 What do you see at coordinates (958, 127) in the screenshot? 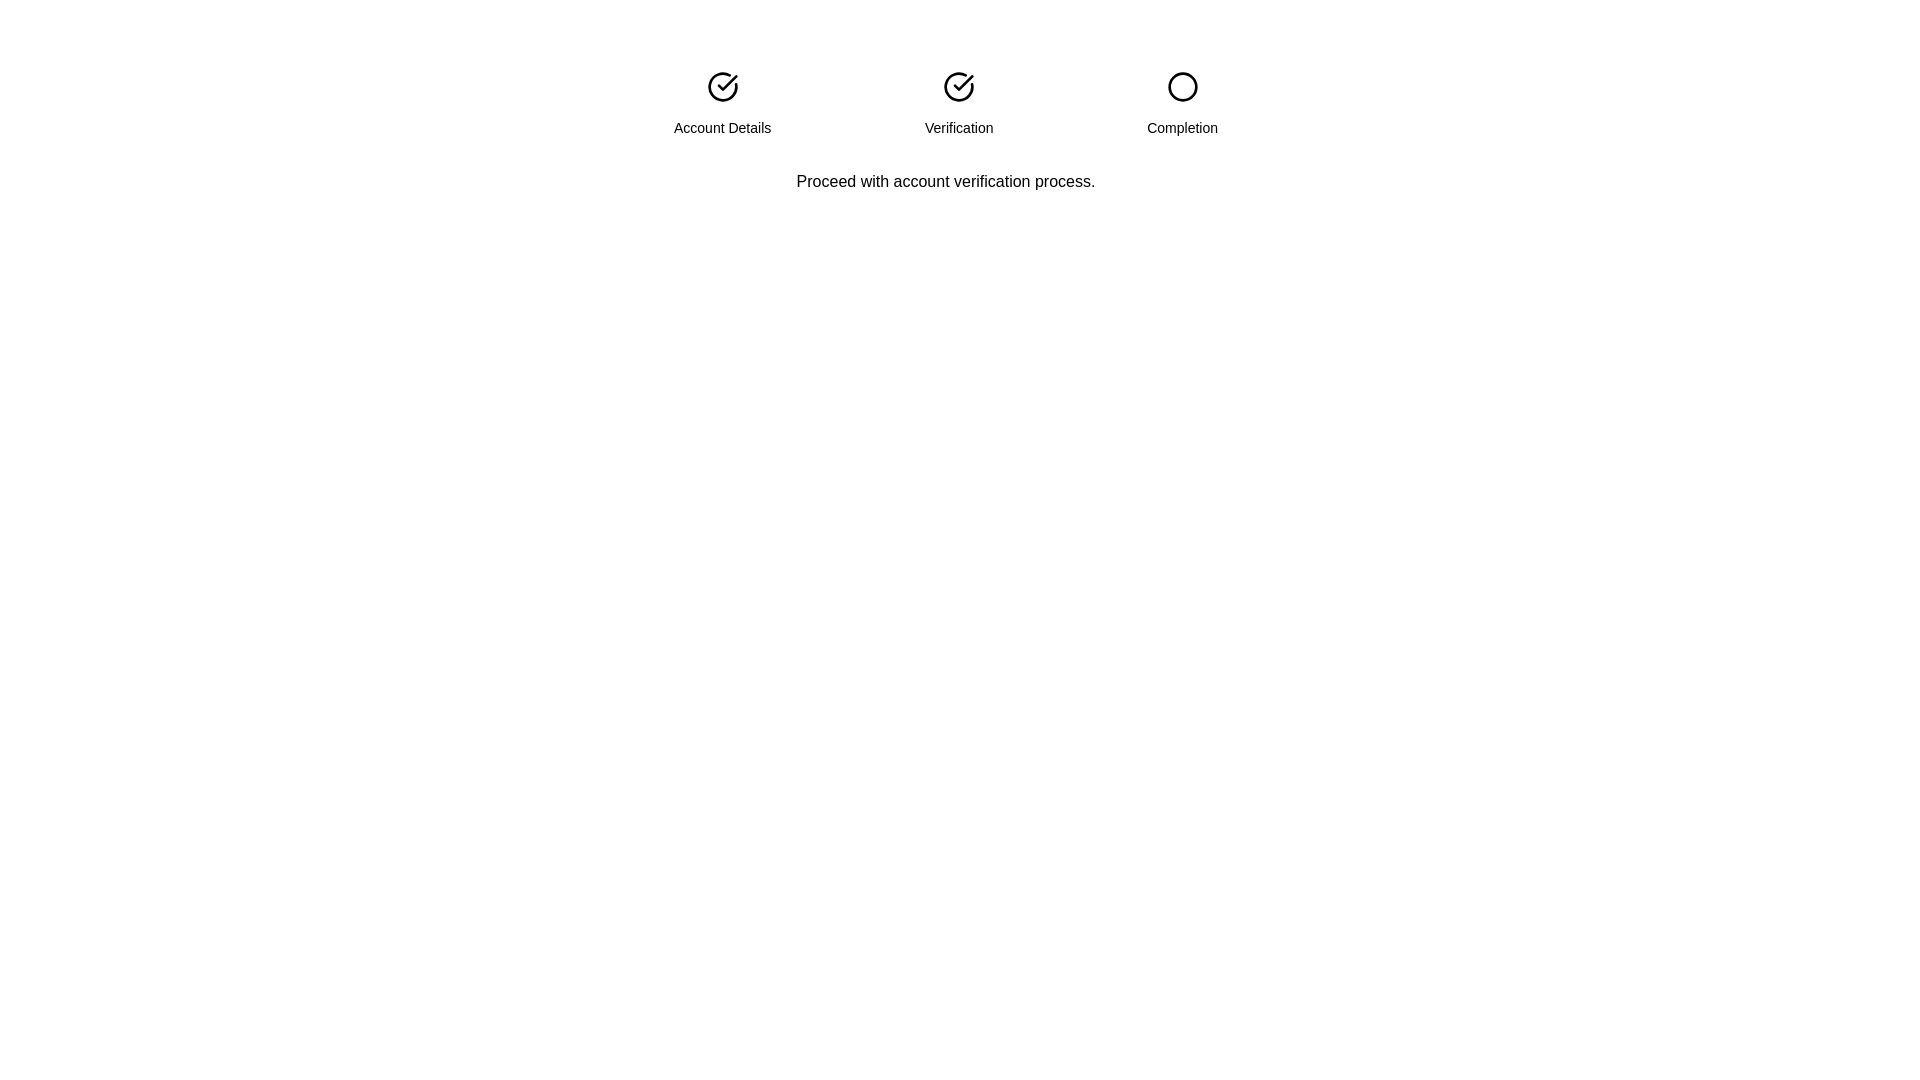
I see `the text label displaying 'Verification', which is centrally positioned among three labels in the progress indicator` at bounding box center [958, 127].